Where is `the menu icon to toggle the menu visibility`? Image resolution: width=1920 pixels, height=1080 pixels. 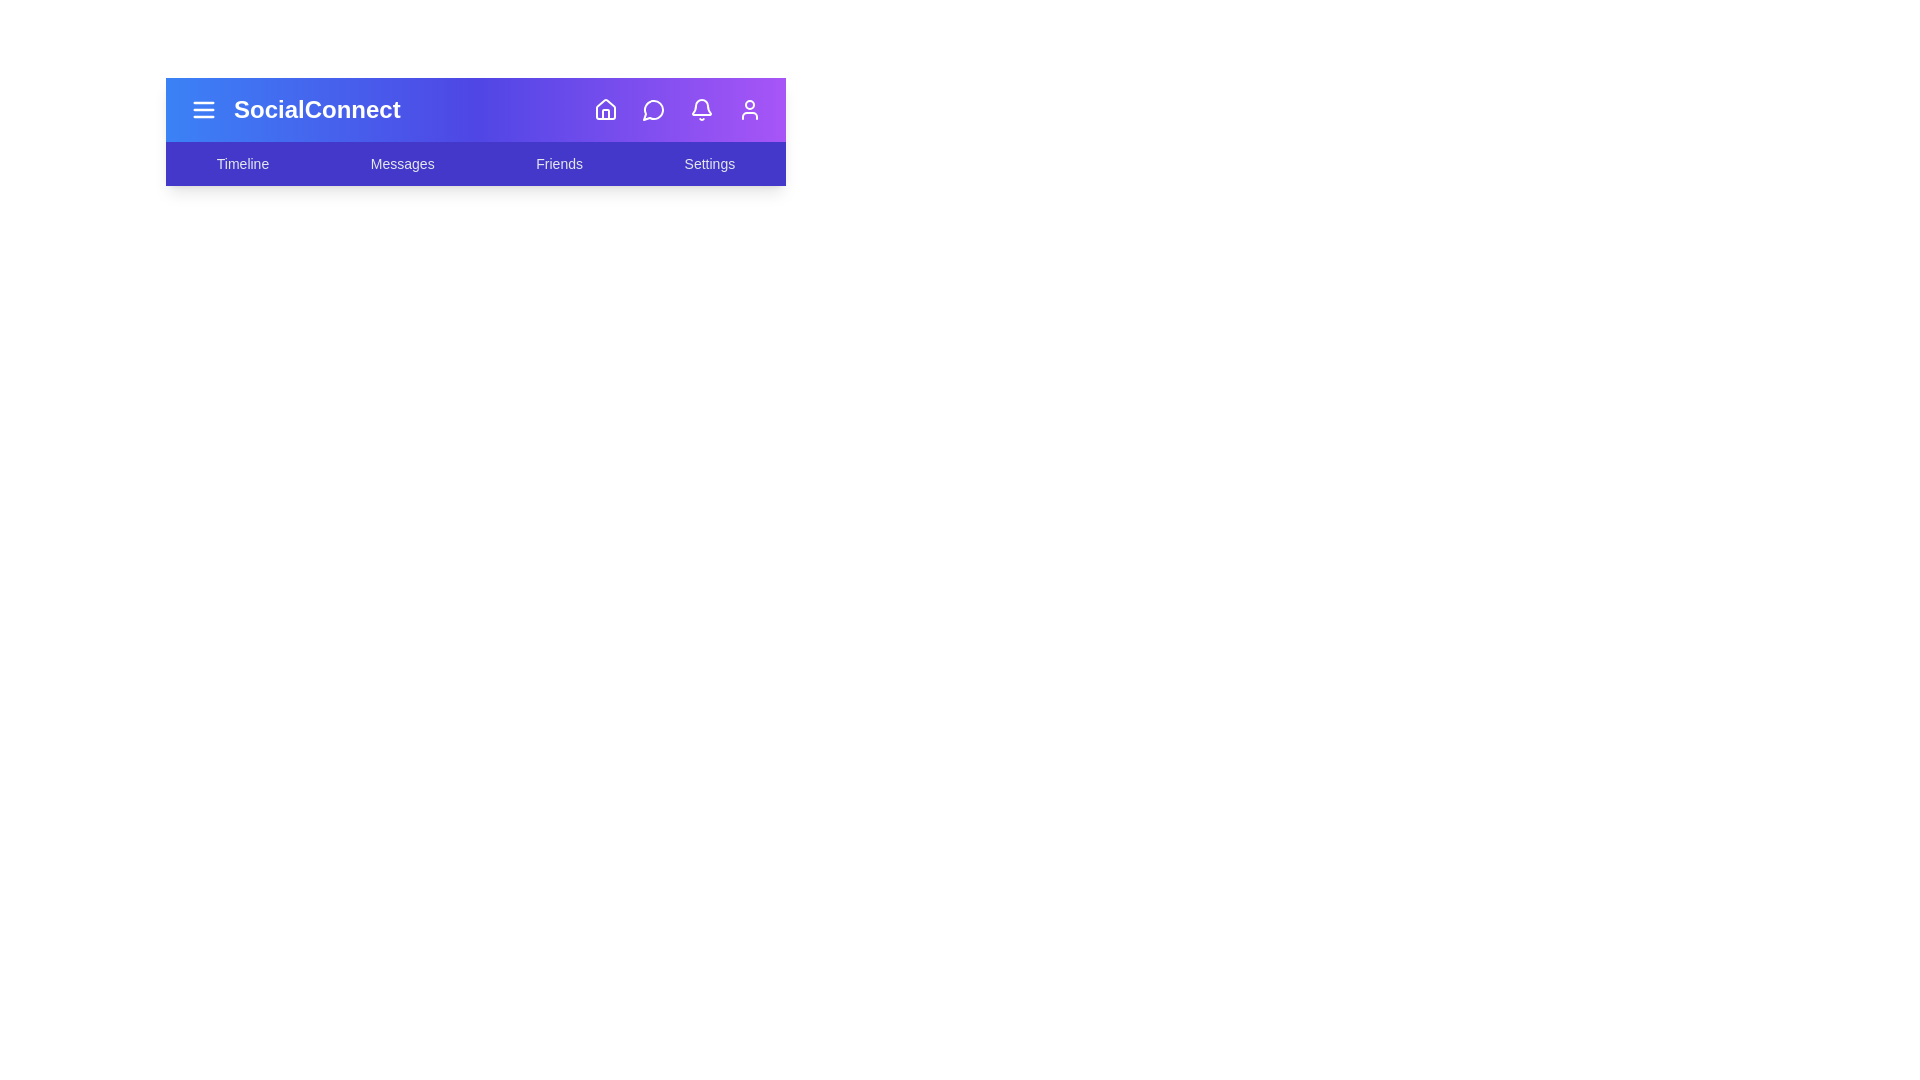
the menu icon to toggle the menu visibility is located at coordinates (203, 110).